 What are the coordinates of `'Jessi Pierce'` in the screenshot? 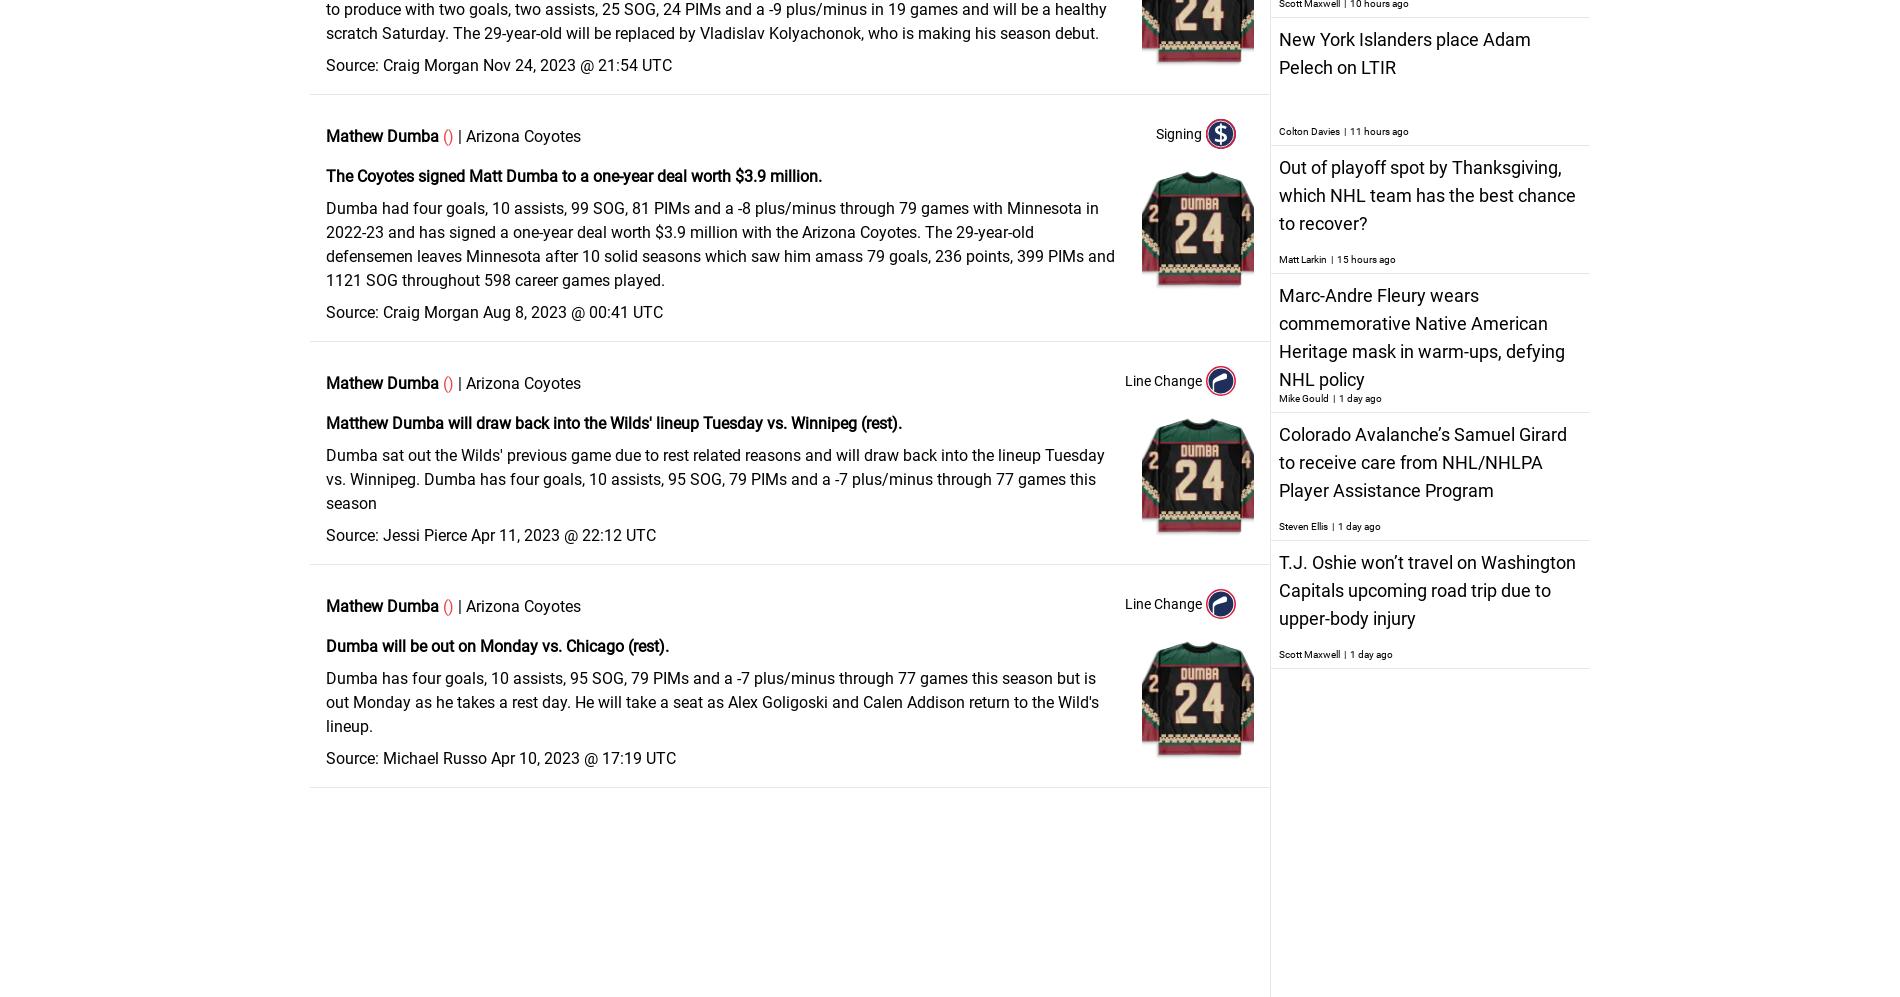 It's located at (424, 534).